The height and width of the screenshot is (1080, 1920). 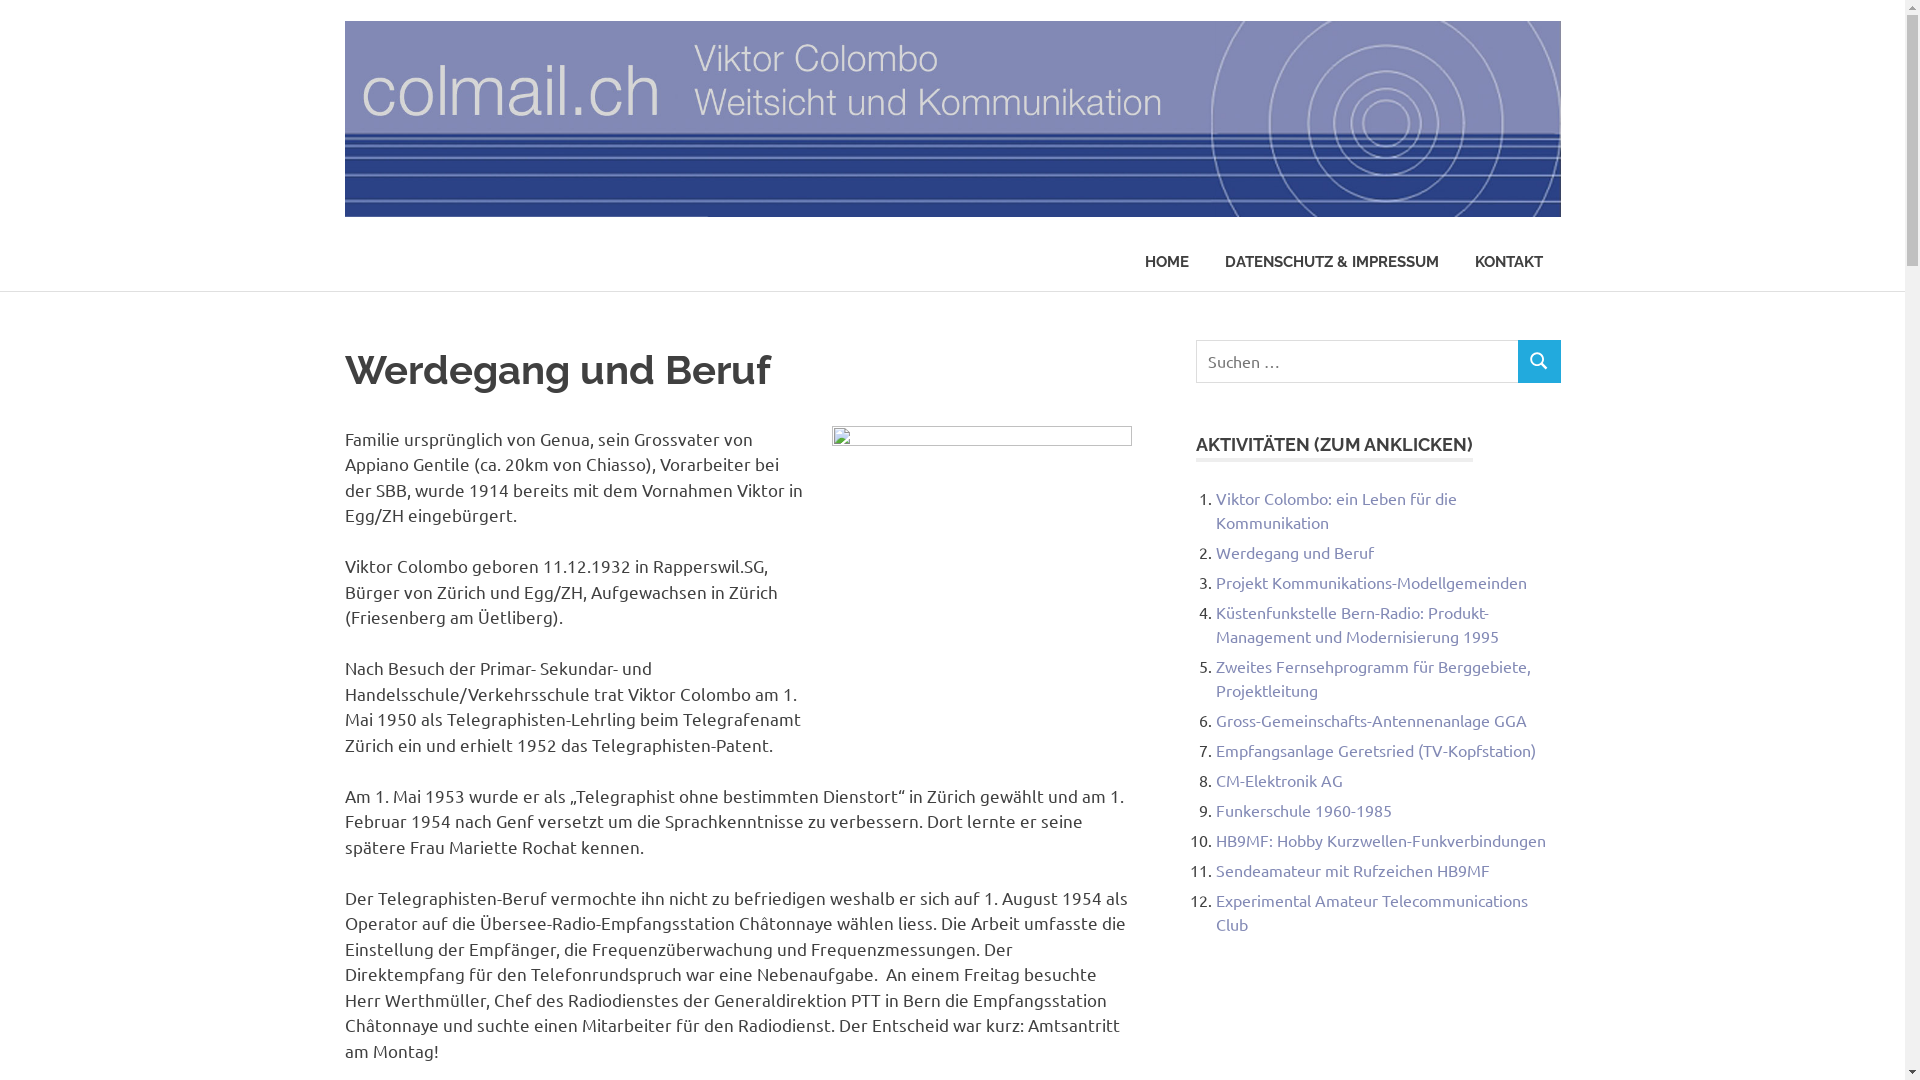 I want to click on 'HOME', so click(x=1166, y=261).